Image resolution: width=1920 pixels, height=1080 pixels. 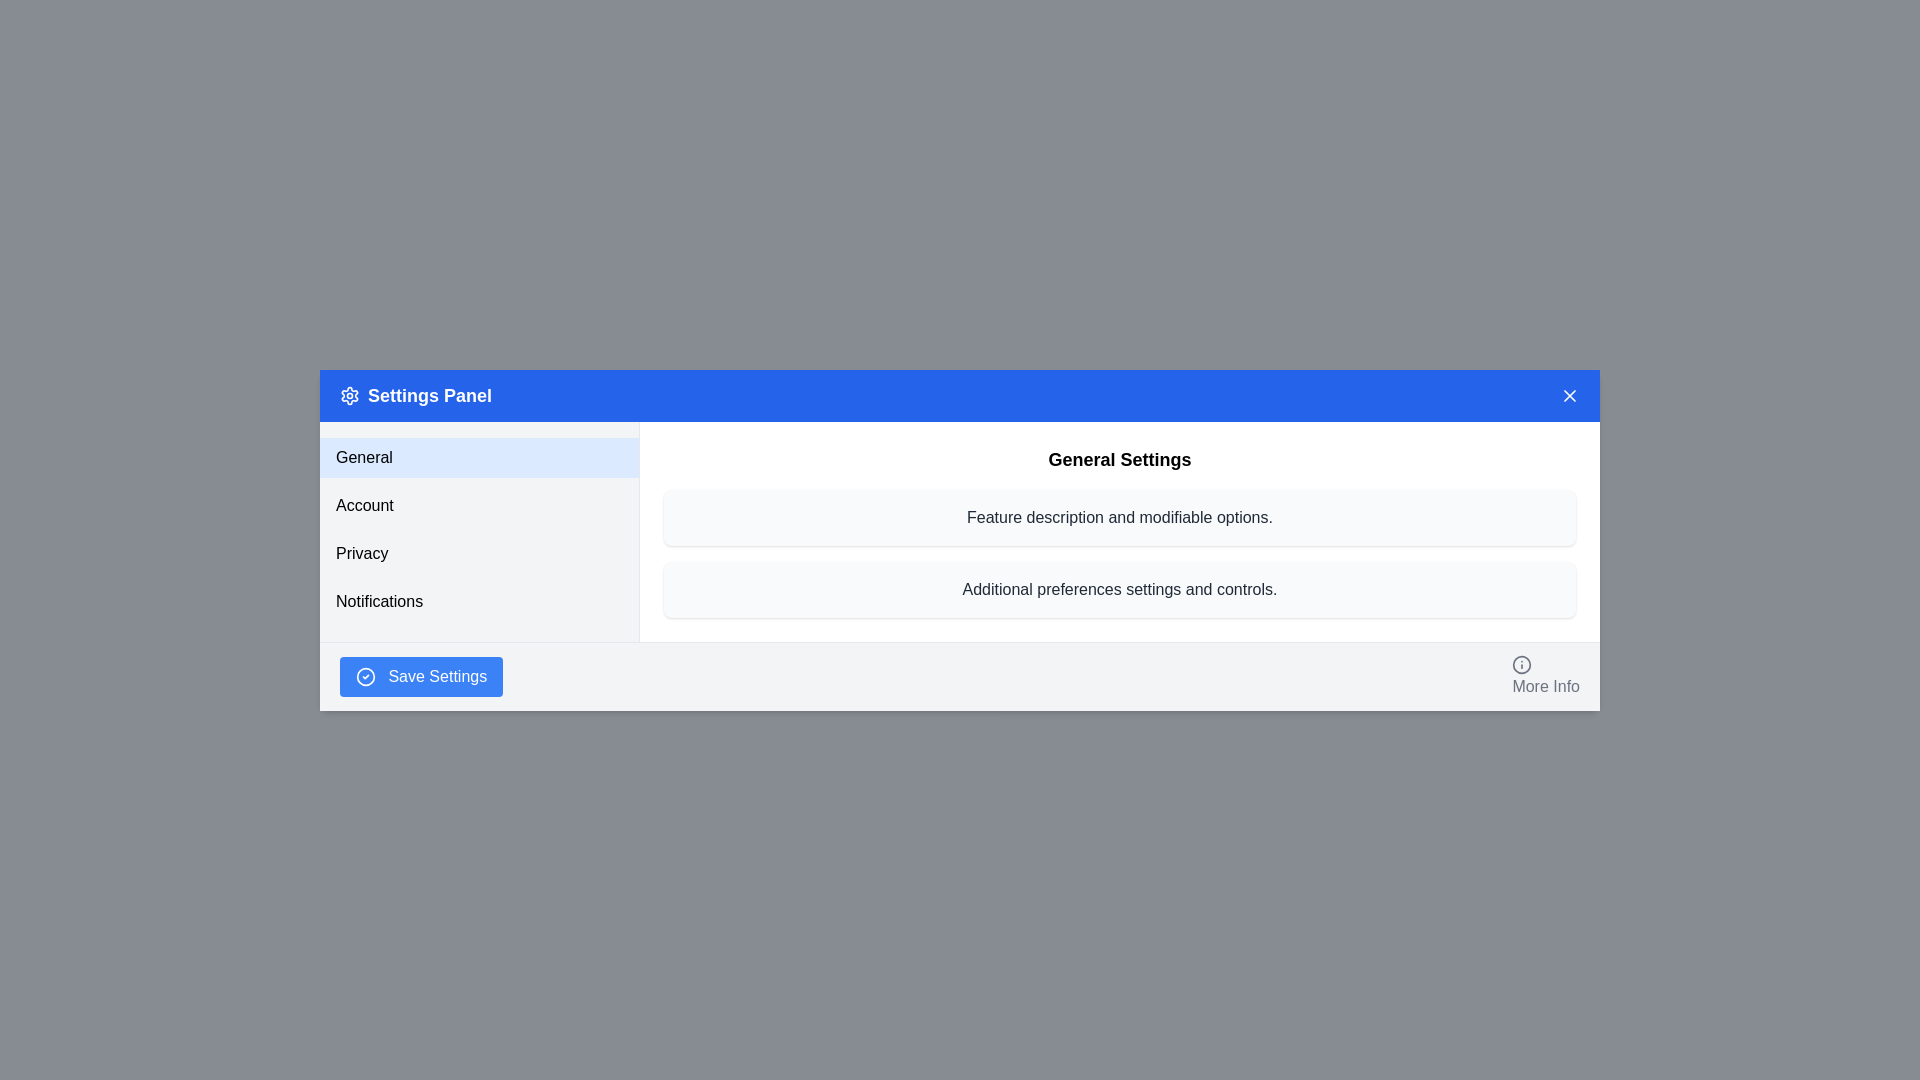 What do you see at coordinates (1521, 664) in the screenshot?
I see `the circular graphic element that is part of the information icon located at the bottom-right corner of the interface, next to the 'More Info' label` at bounding box center [1521, 664].